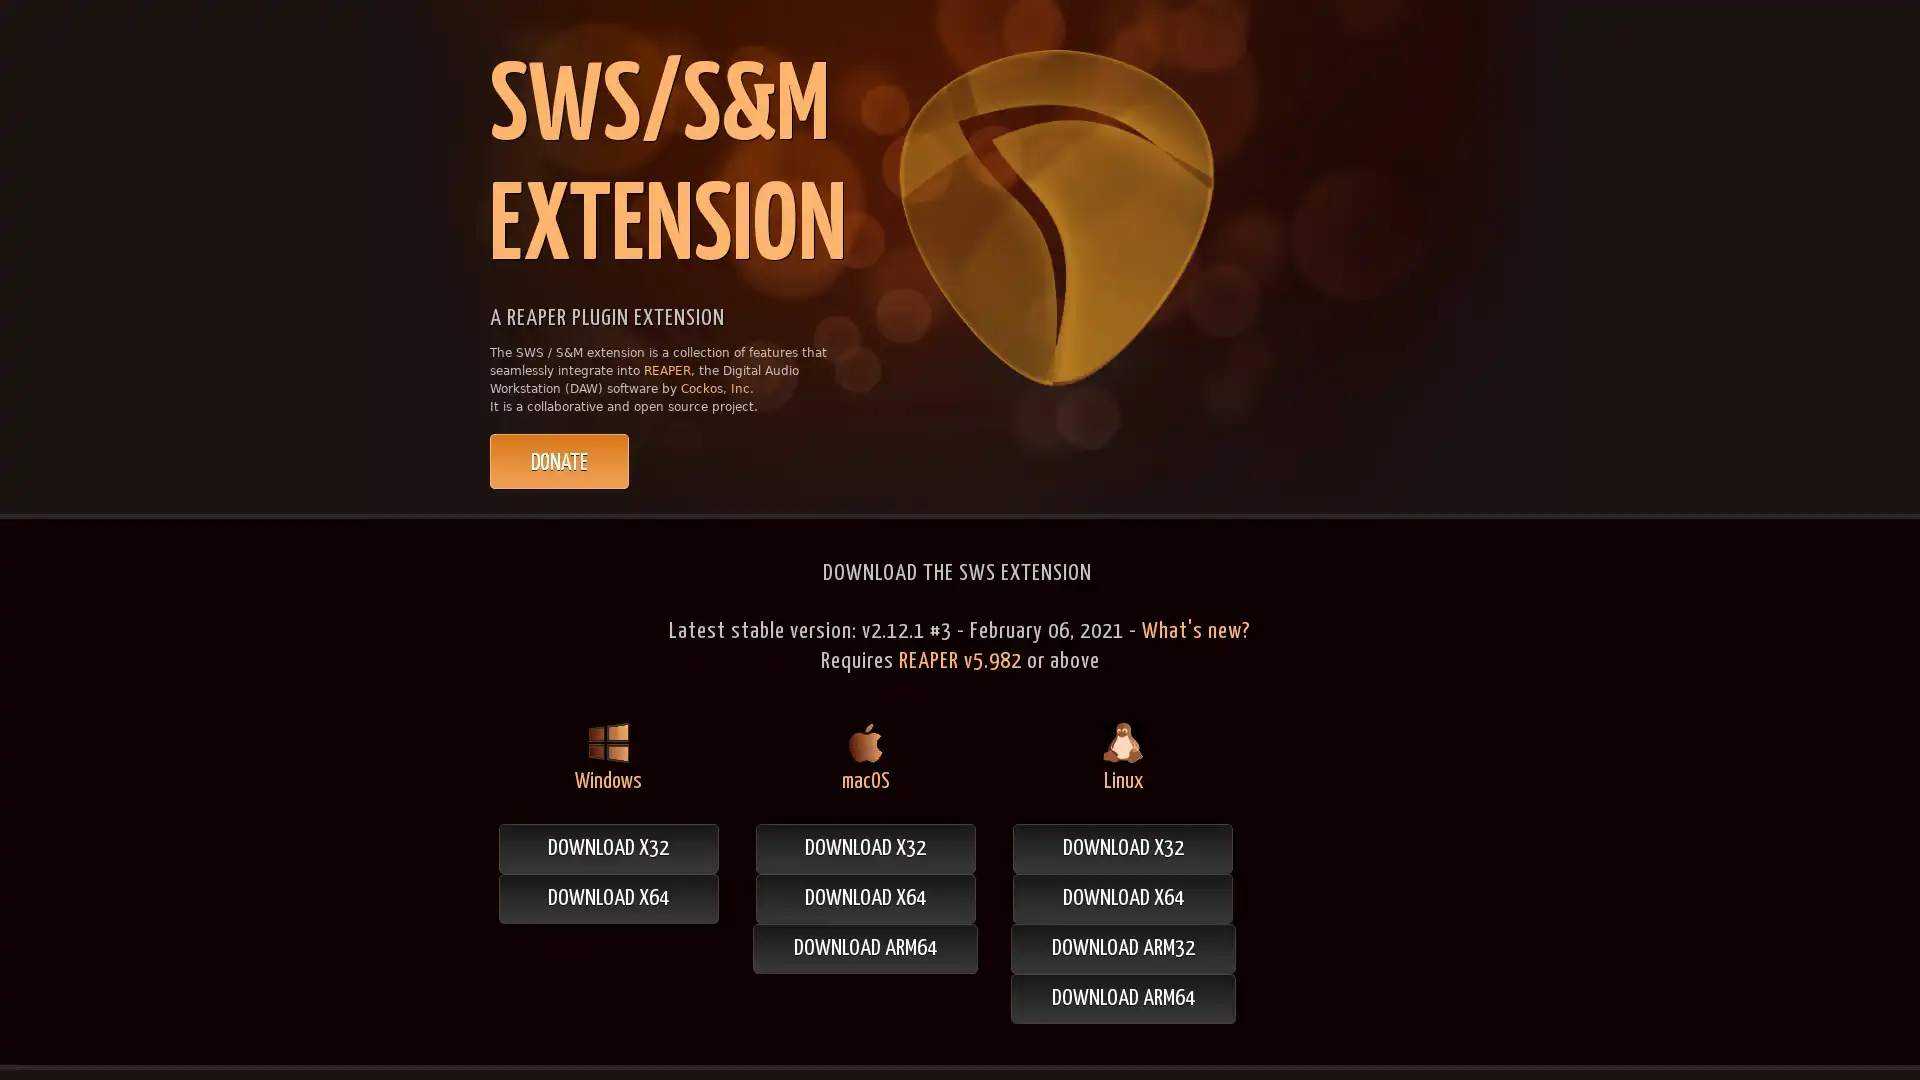 The width and height of the screenshot is (1920, 1080). I want to click on DOWNLOAD X32, so click(638, 848).